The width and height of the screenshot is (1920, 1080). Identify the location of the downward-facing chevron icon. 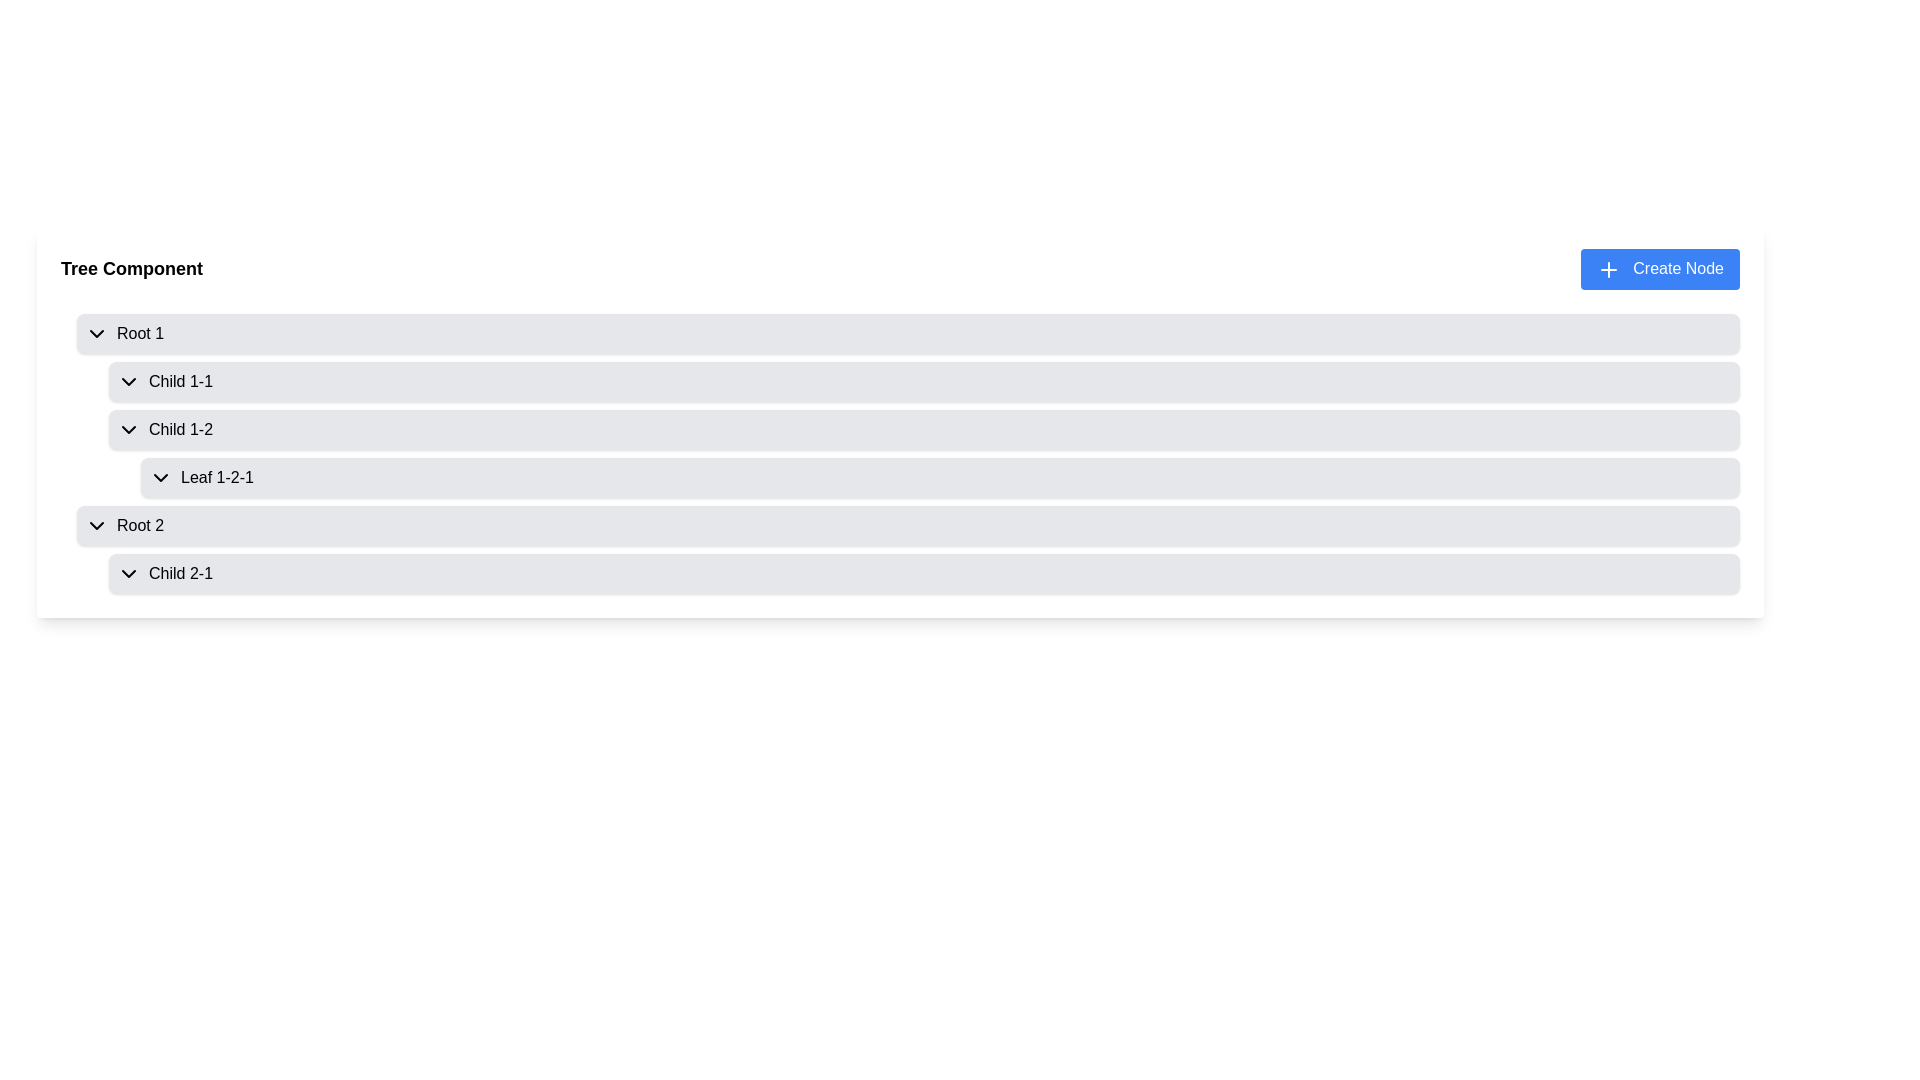
(161, 477).